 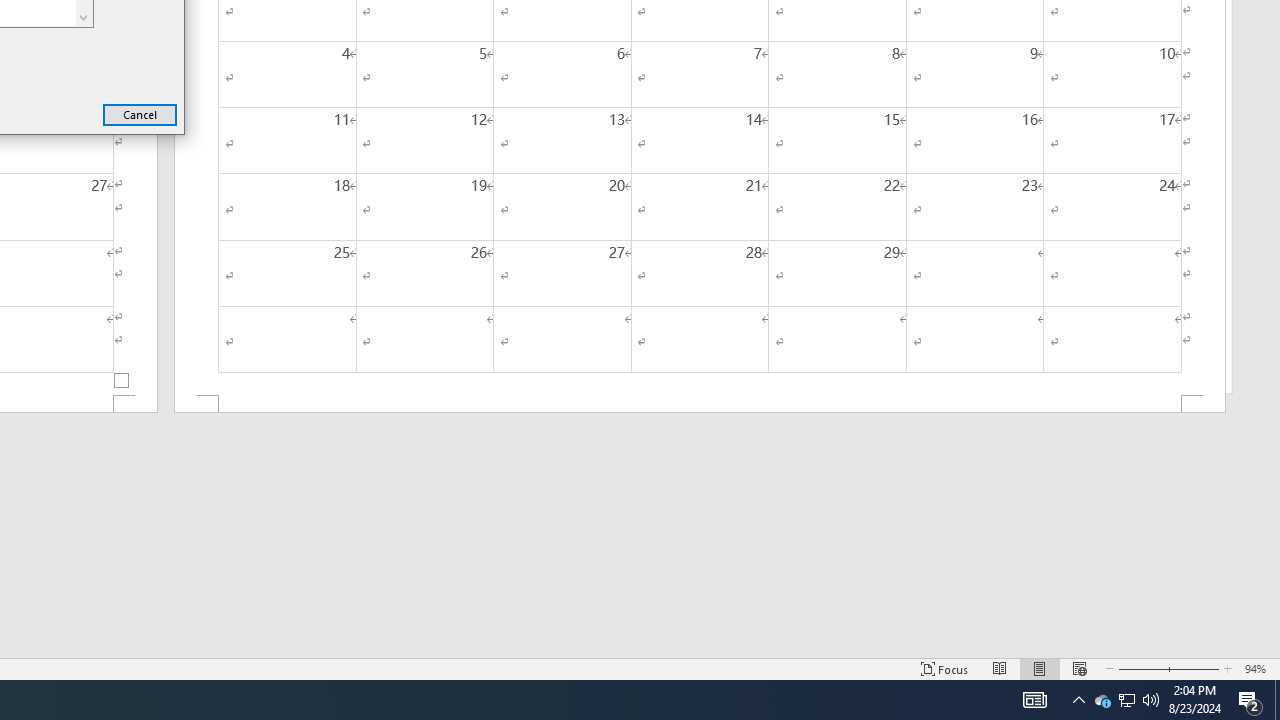 What do you see at coordinates (1127, 698) in the screenshot?
I see `'User Promoted Notification Area'` at bounding box center [1127, 698].